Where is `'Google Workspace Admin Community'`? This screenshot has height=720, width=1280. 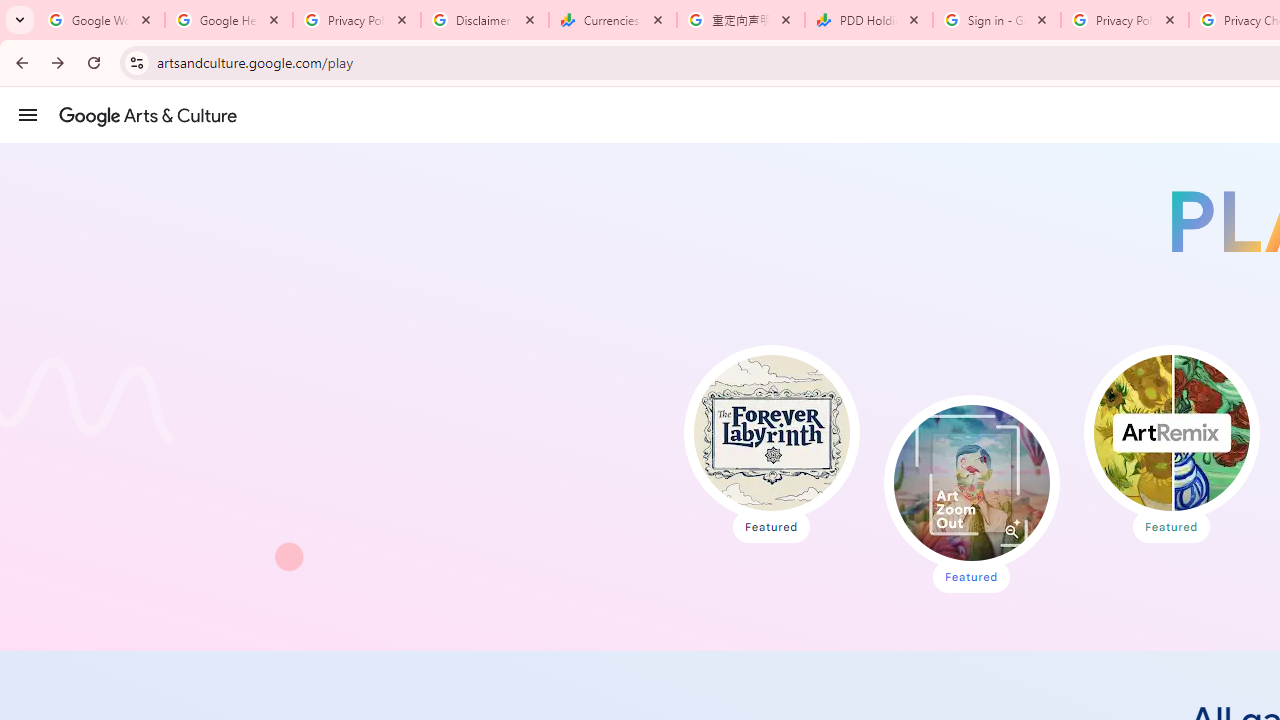 'Google Workspace Admin Community' is located at coordinates (100, 20).